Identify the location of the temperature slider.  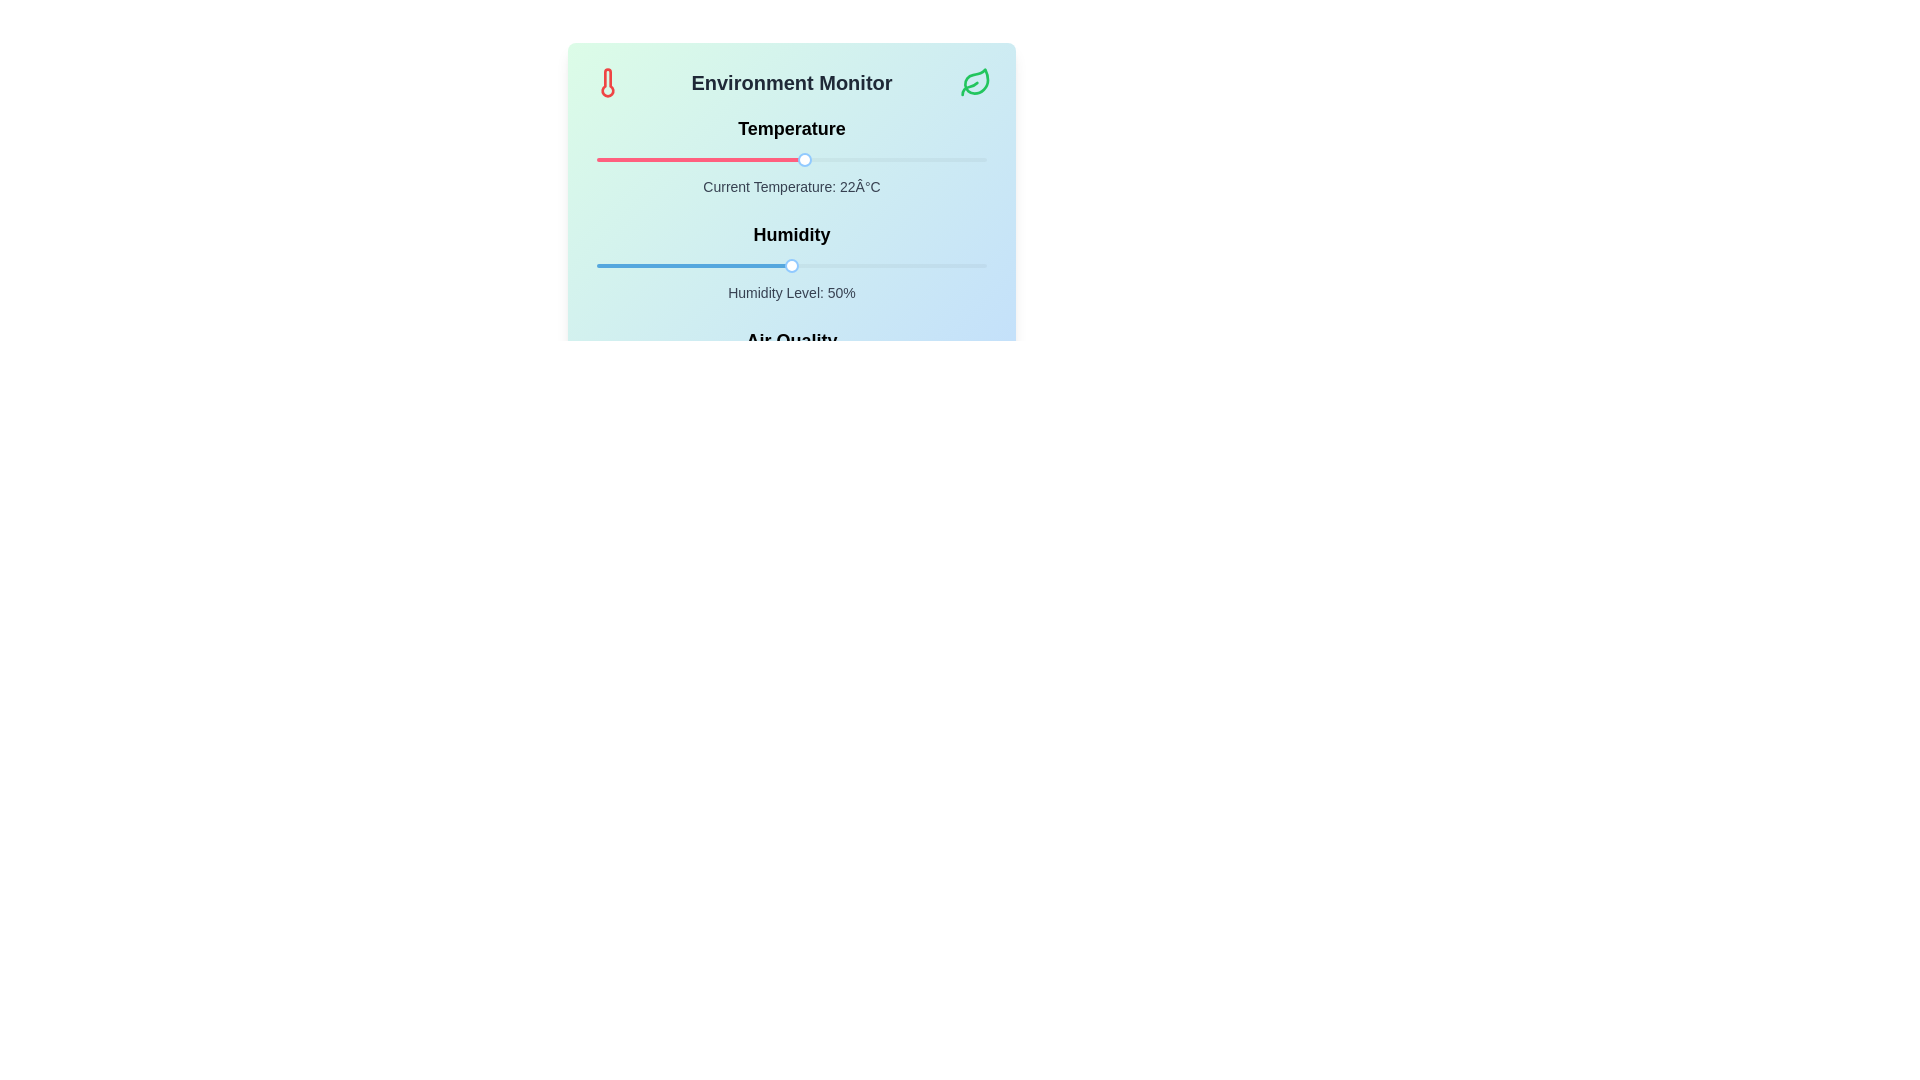
(713, 158).